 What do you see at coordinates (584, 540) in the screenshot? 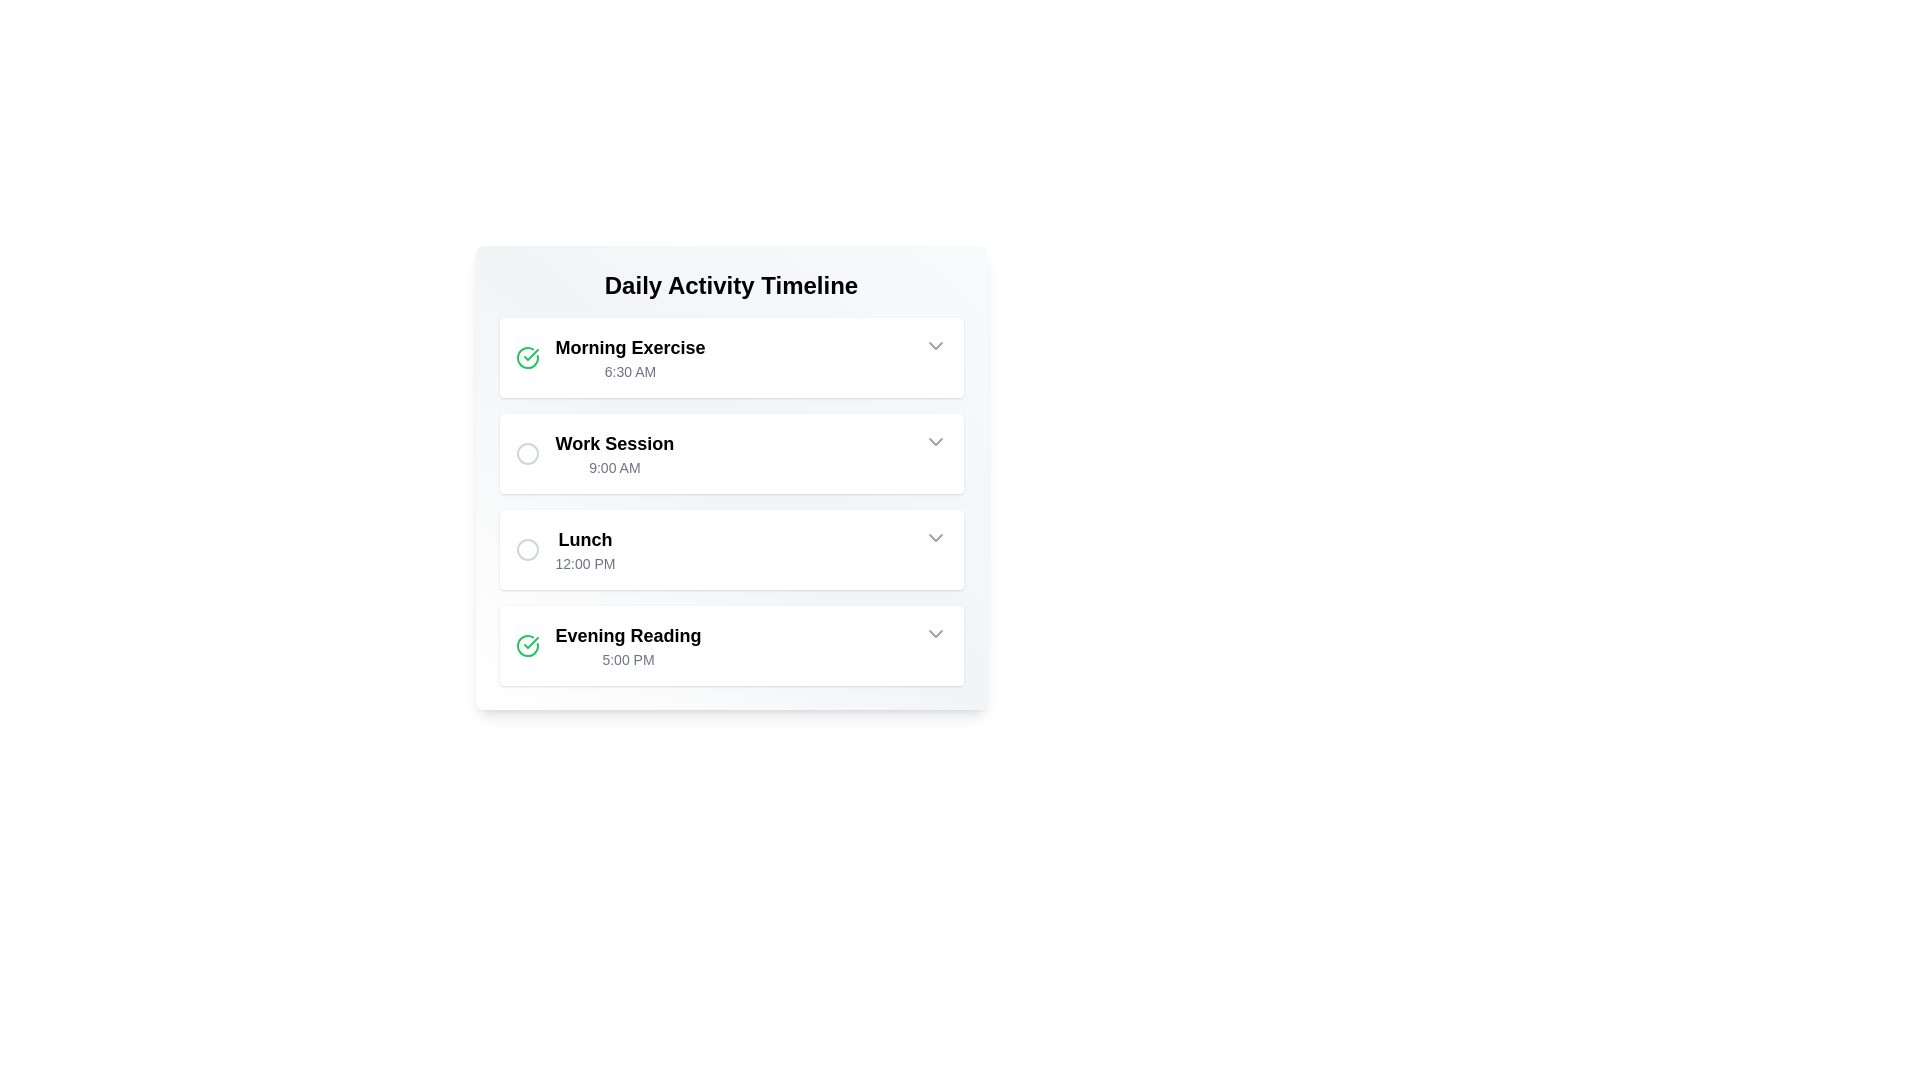
I see `the title text label of the third timeline entry in the 'Daily Activity Timeline', which describes the associated activity and is positioned above a smaller text element that indicates '12:00 PM'` at bounding box center [584, 540].